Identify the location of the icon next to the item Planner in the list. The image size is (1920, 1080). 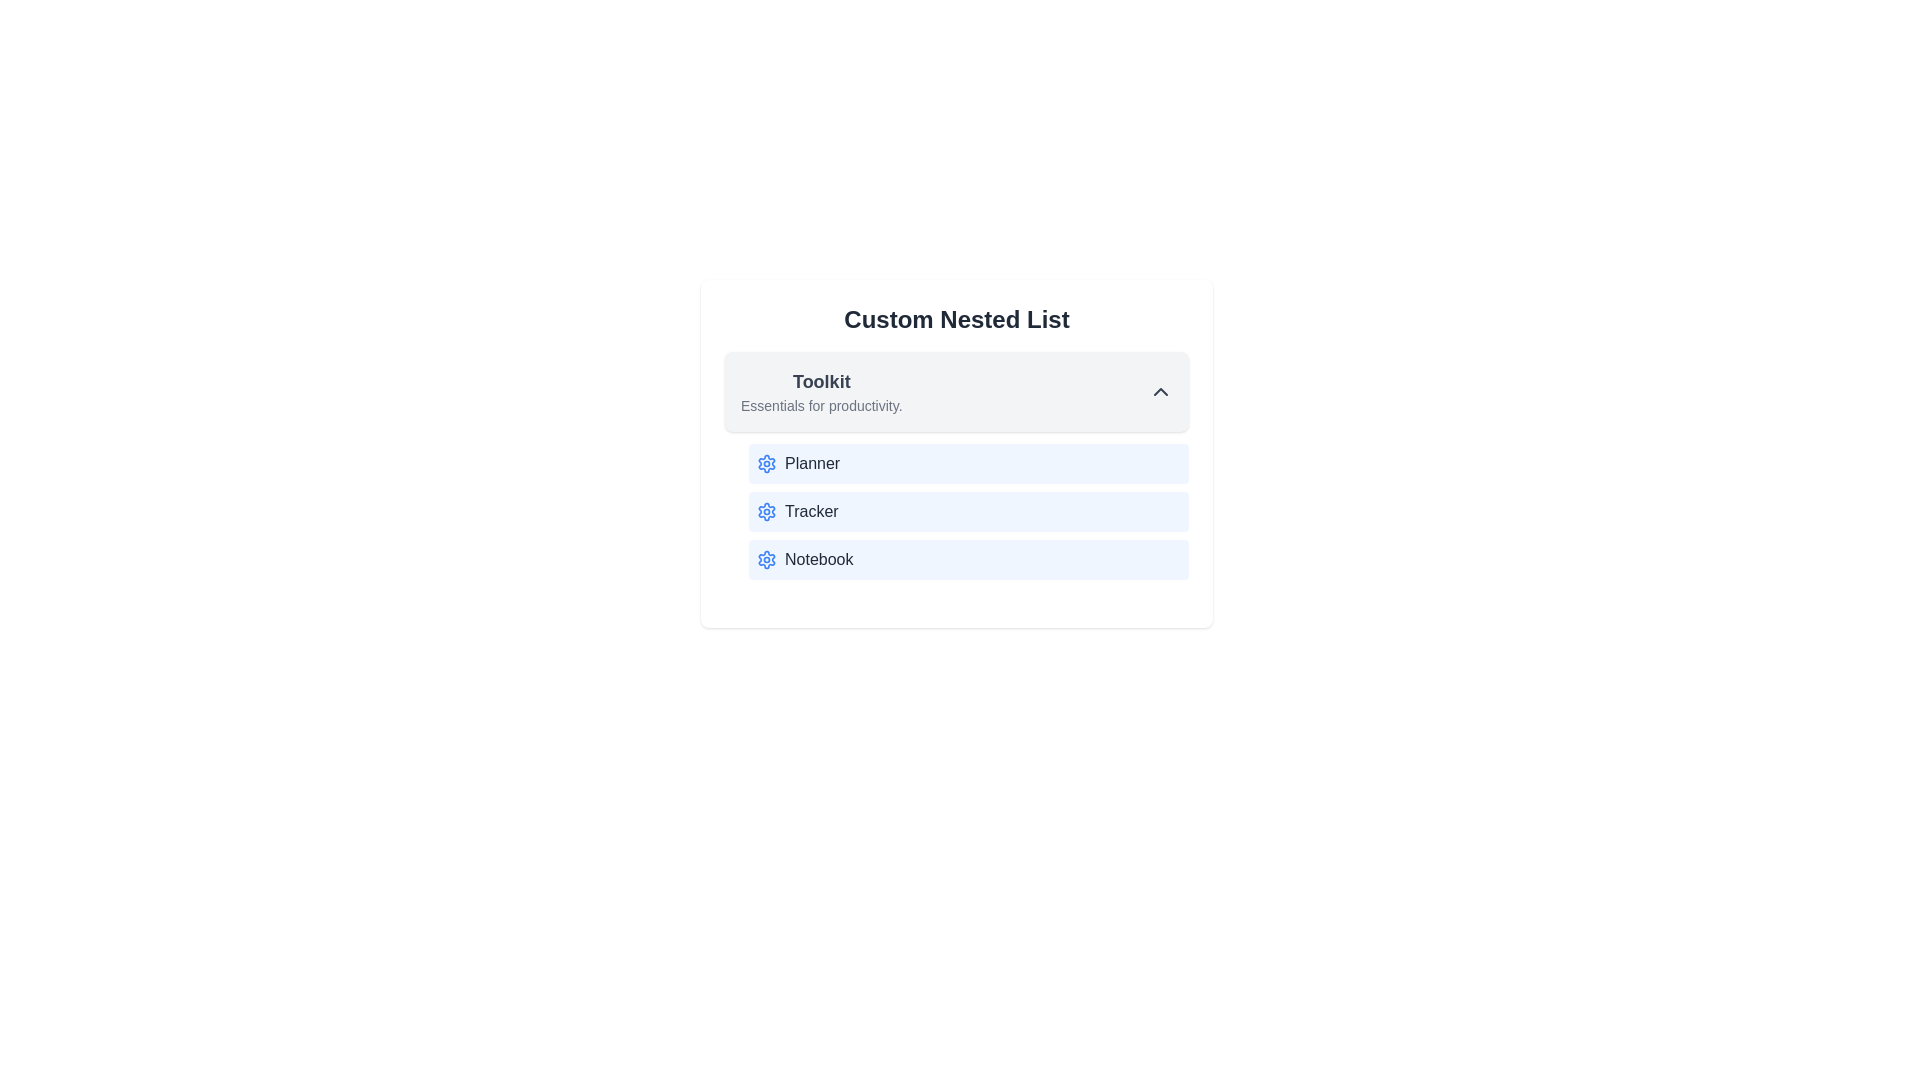
(766, 463).